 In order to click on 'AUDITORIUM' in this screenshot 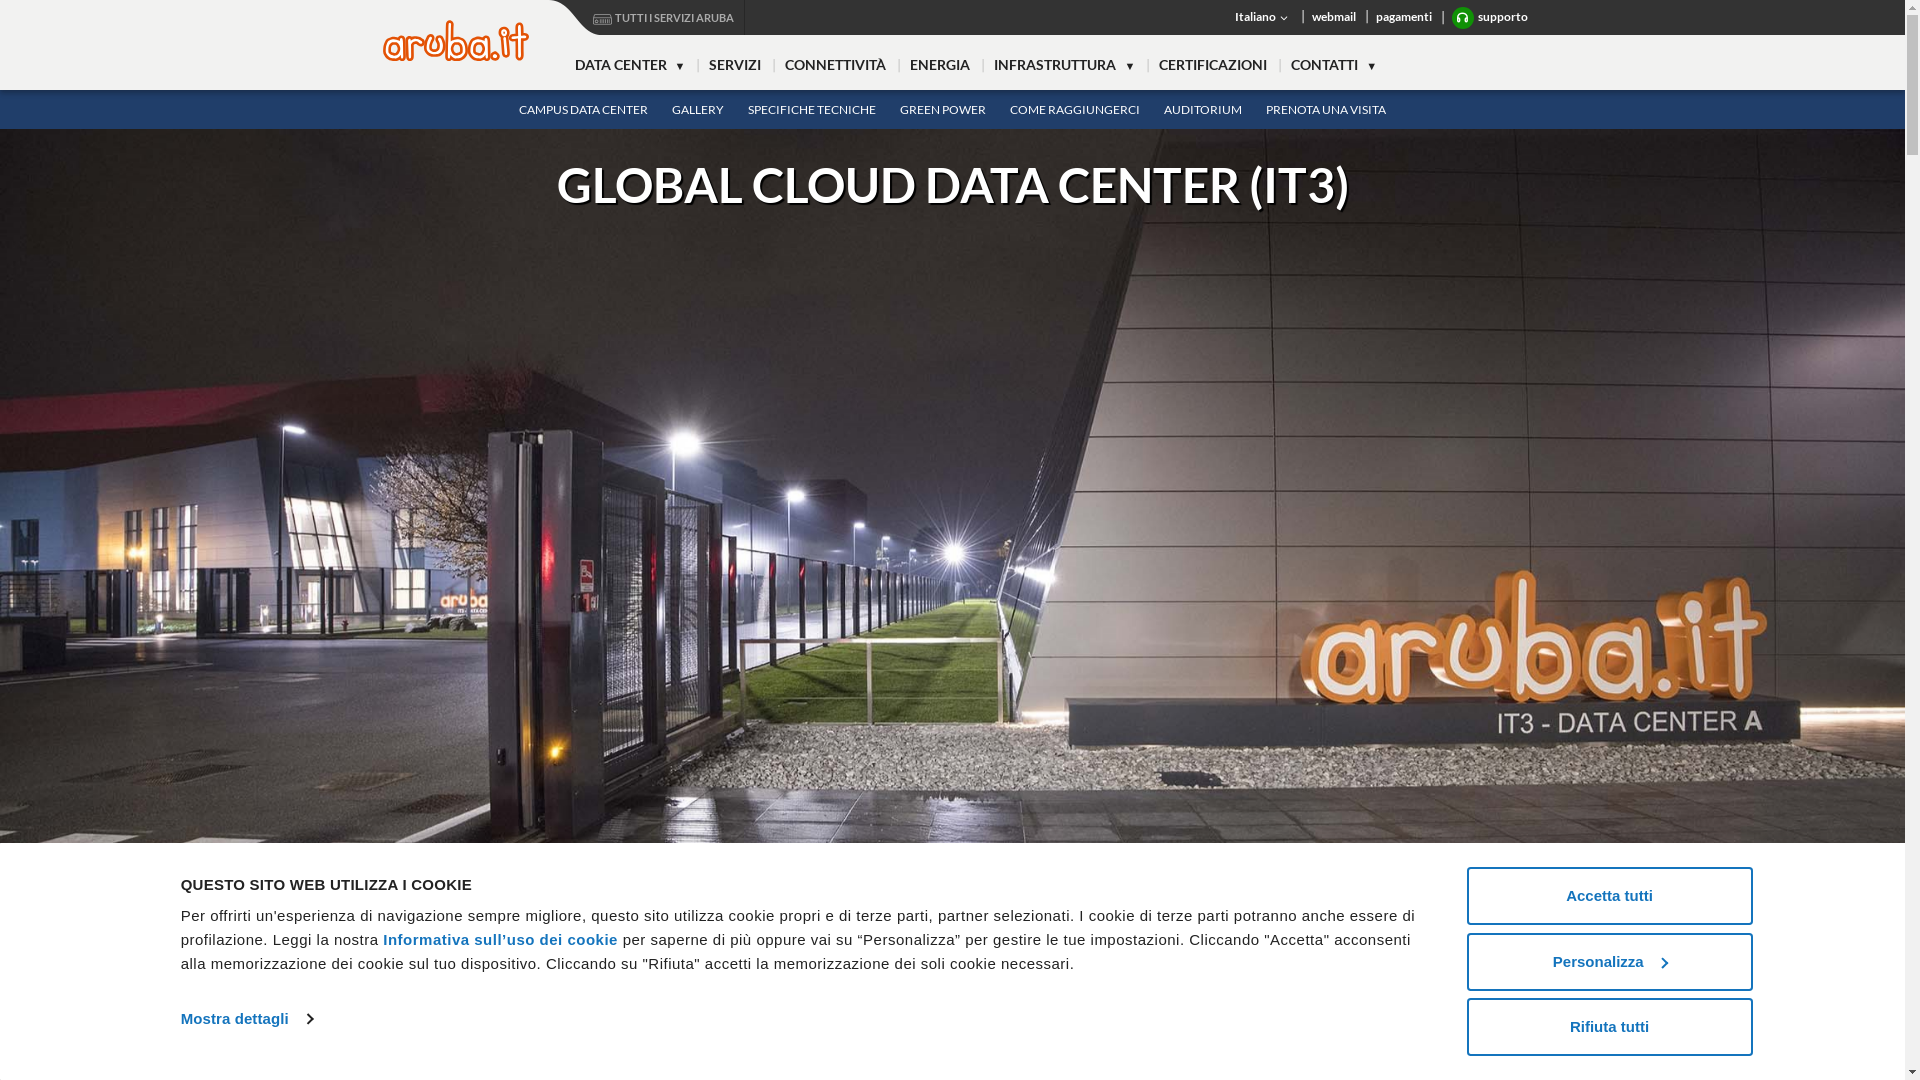, I will do `click(1202, 109)`.